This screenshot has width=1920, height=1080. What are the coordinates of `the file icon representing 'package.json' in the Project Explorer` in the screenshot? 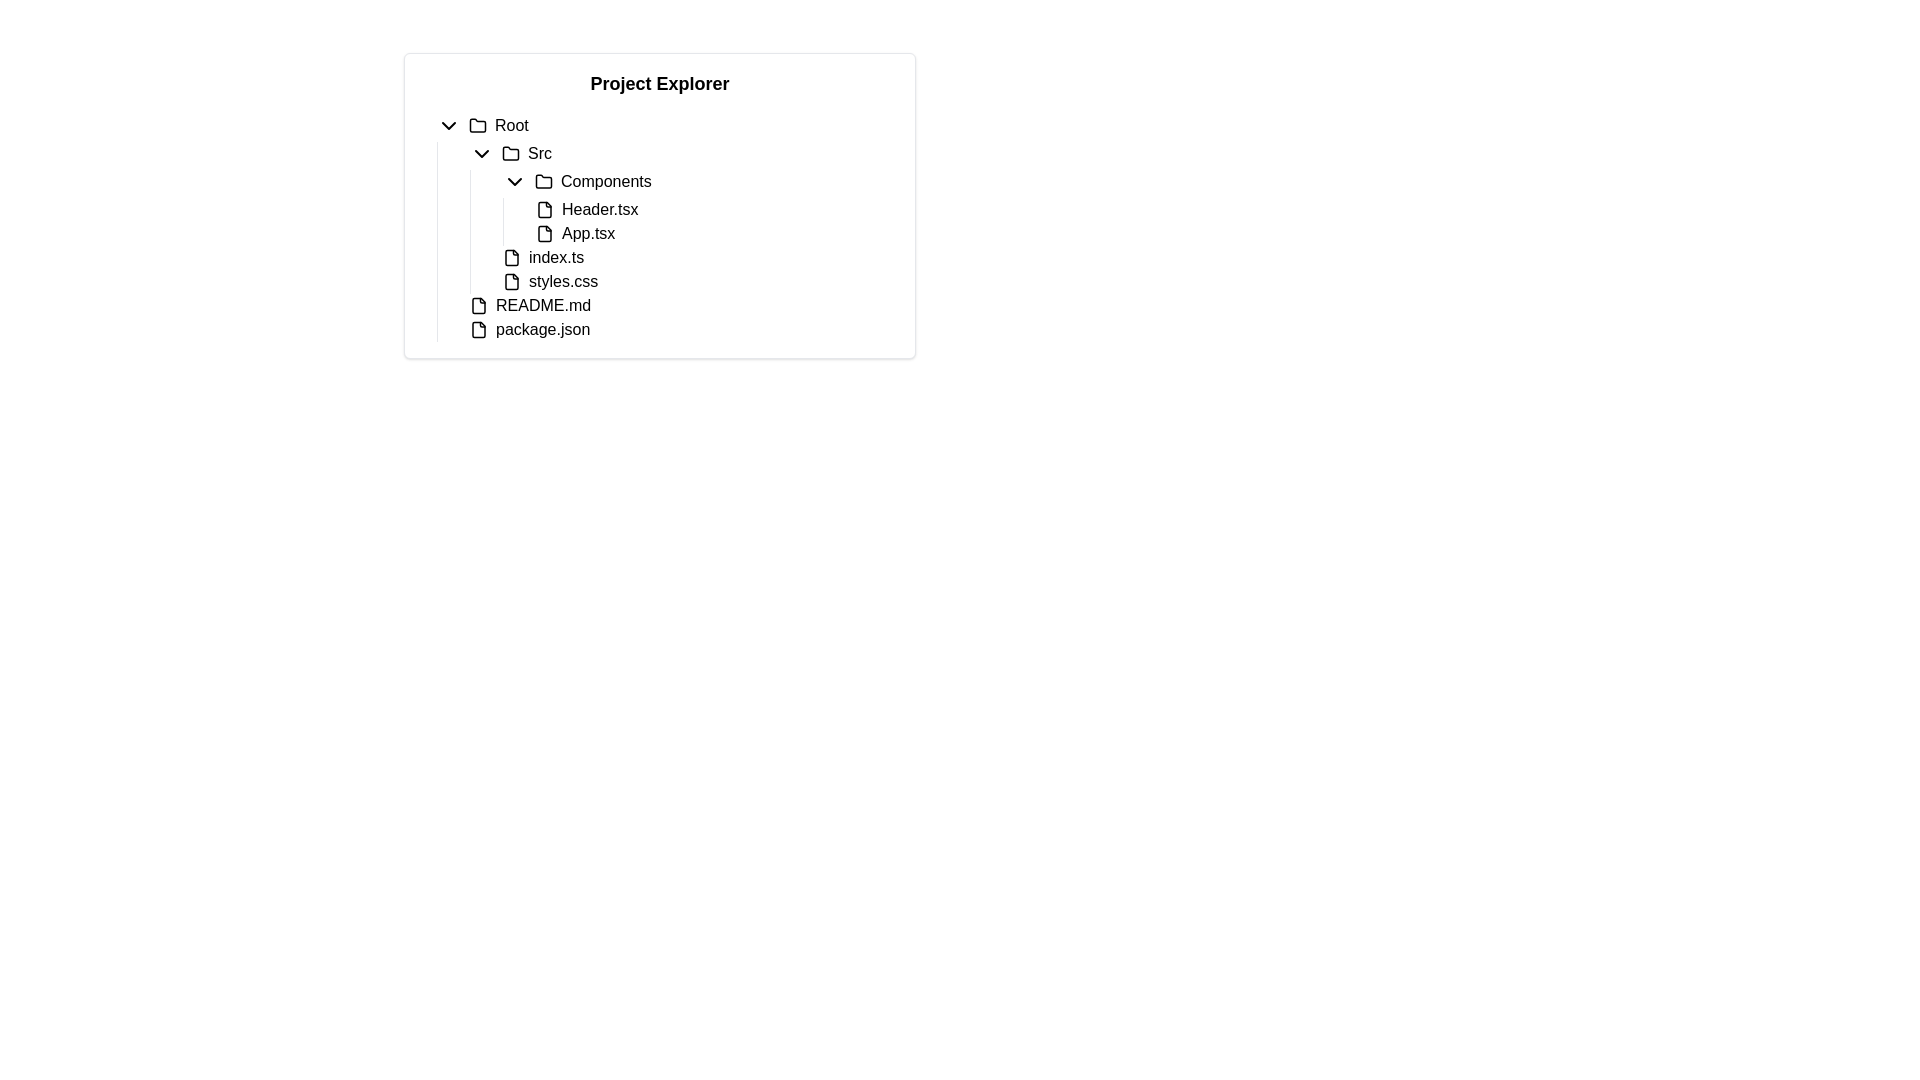 It's located at (478, 329).